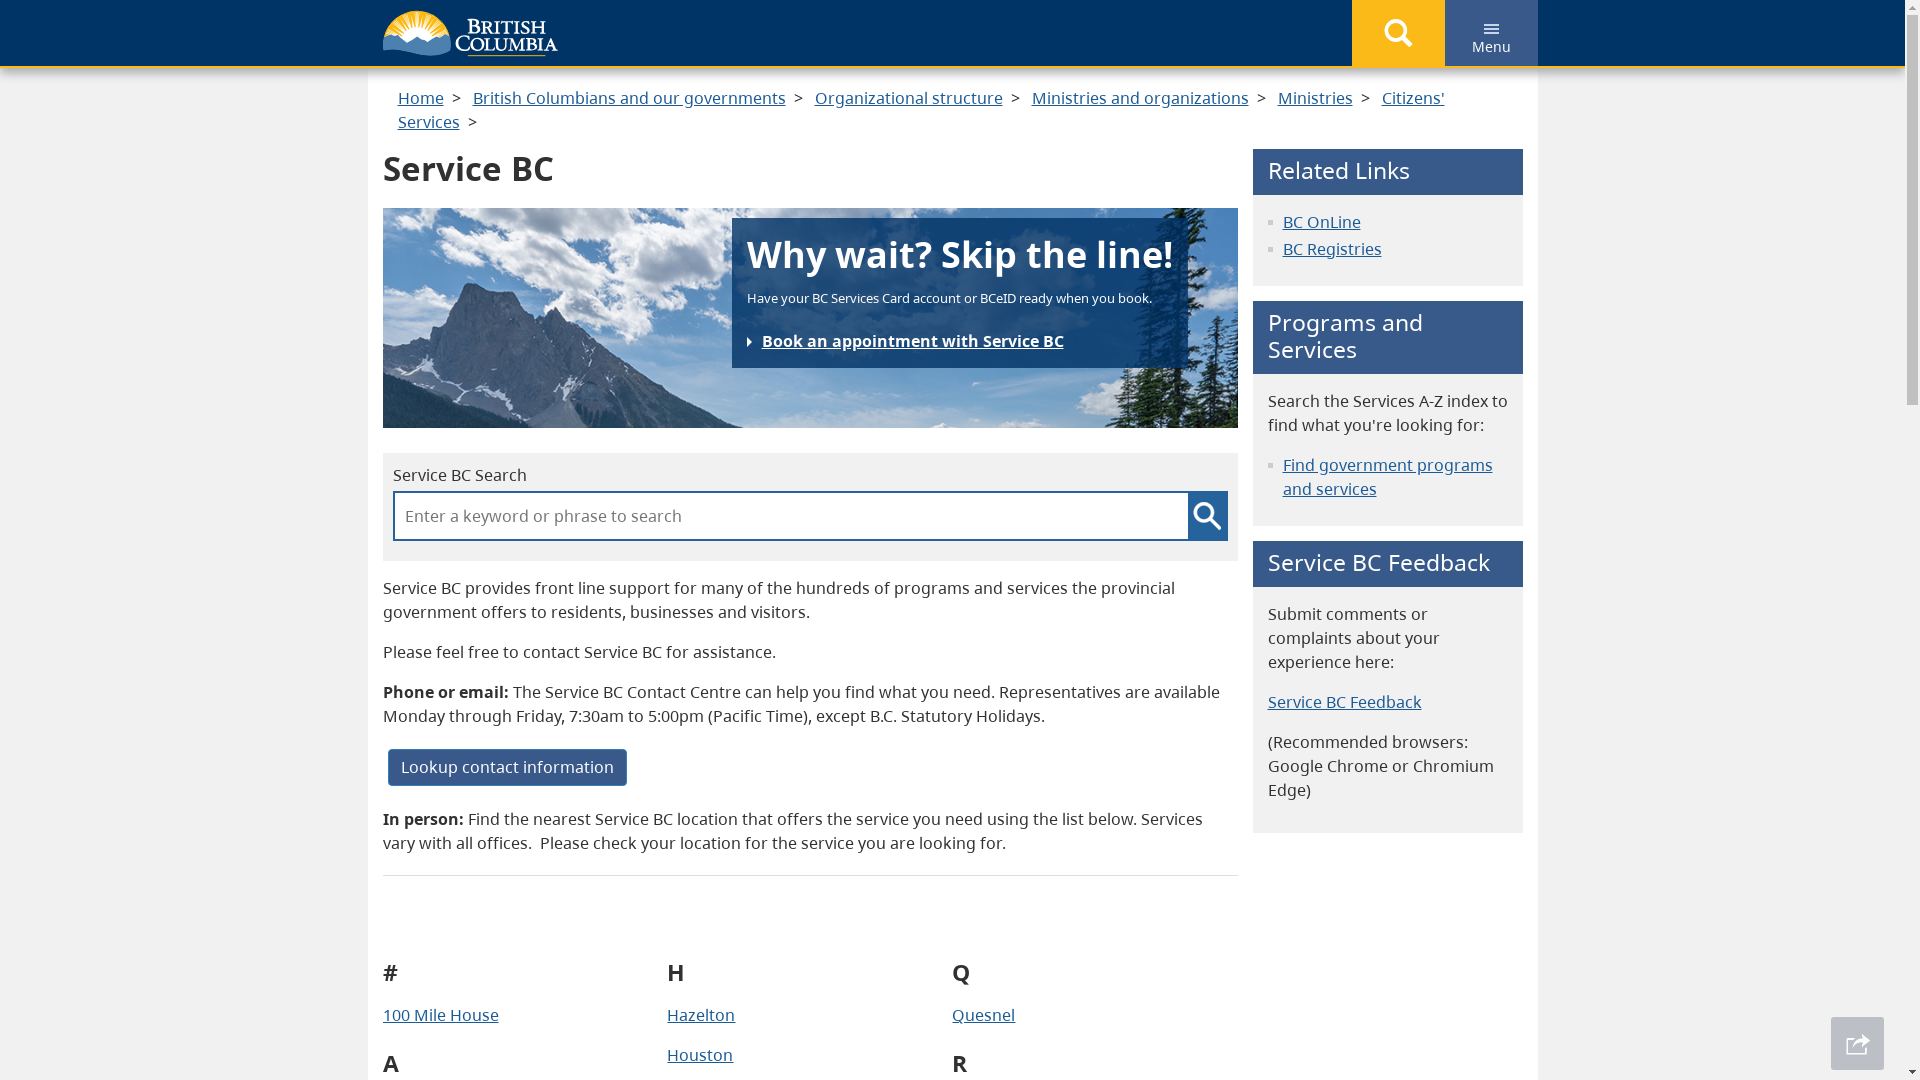  What do you see at coordinates (420, 97) in the screenshot?
I see `'Home'` at bounding box center [420, 97].